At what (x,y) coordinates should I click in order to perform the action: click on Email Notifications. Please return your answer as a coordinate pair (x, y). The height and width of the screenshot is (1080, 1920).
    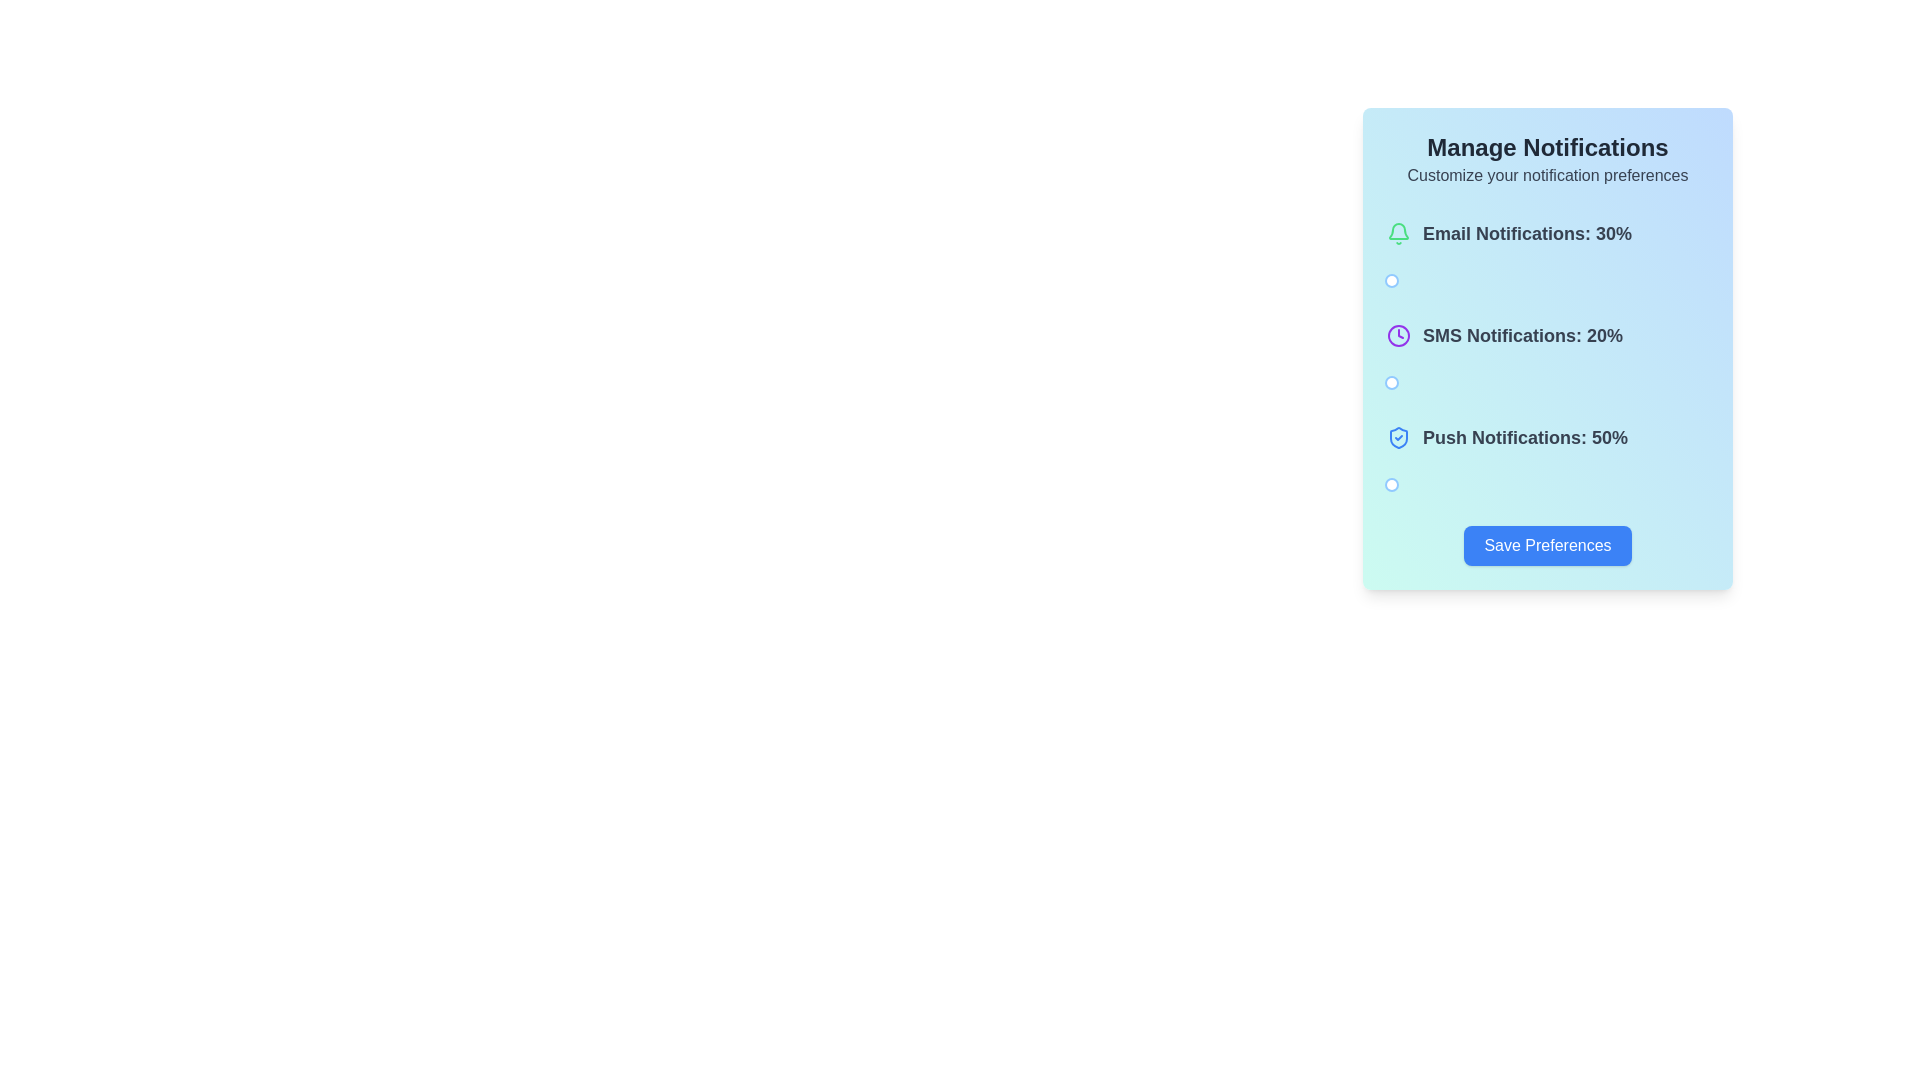
    Looking at the image, I should click on (1381, 281).